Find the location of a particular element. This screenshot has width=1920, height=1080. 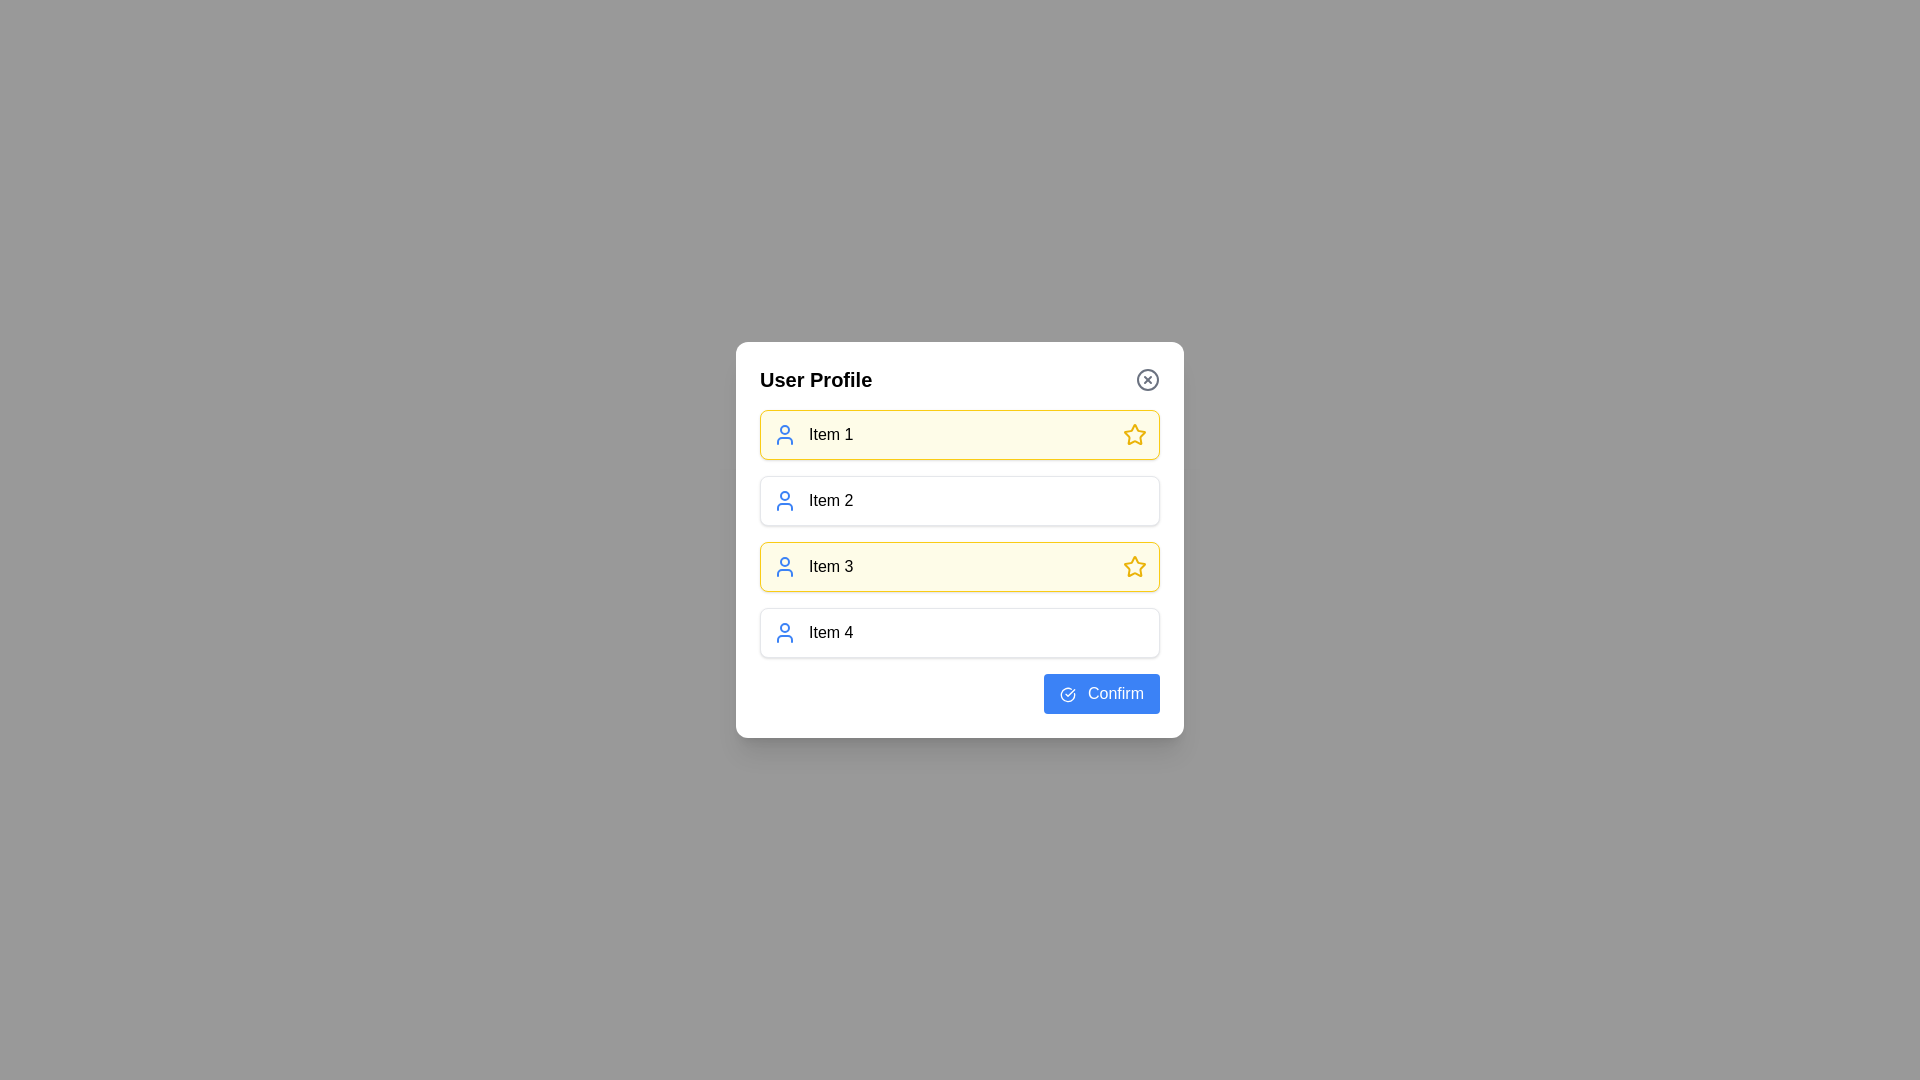

the SVG circle element that serves as the outer border of the circular icon in the 'User Profile' dialog box is located at coordinates (1147, 380).